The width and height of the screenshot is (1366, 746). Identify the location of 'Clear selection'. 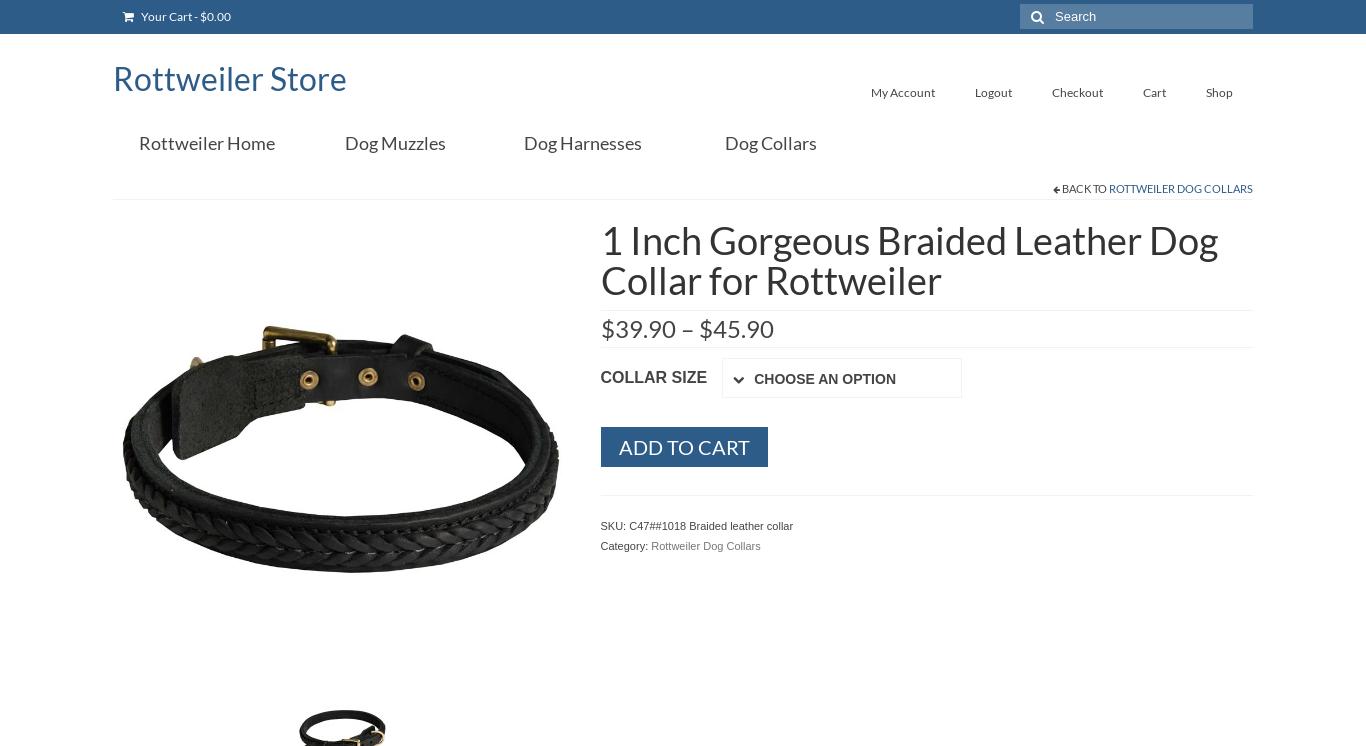
(757, 413).